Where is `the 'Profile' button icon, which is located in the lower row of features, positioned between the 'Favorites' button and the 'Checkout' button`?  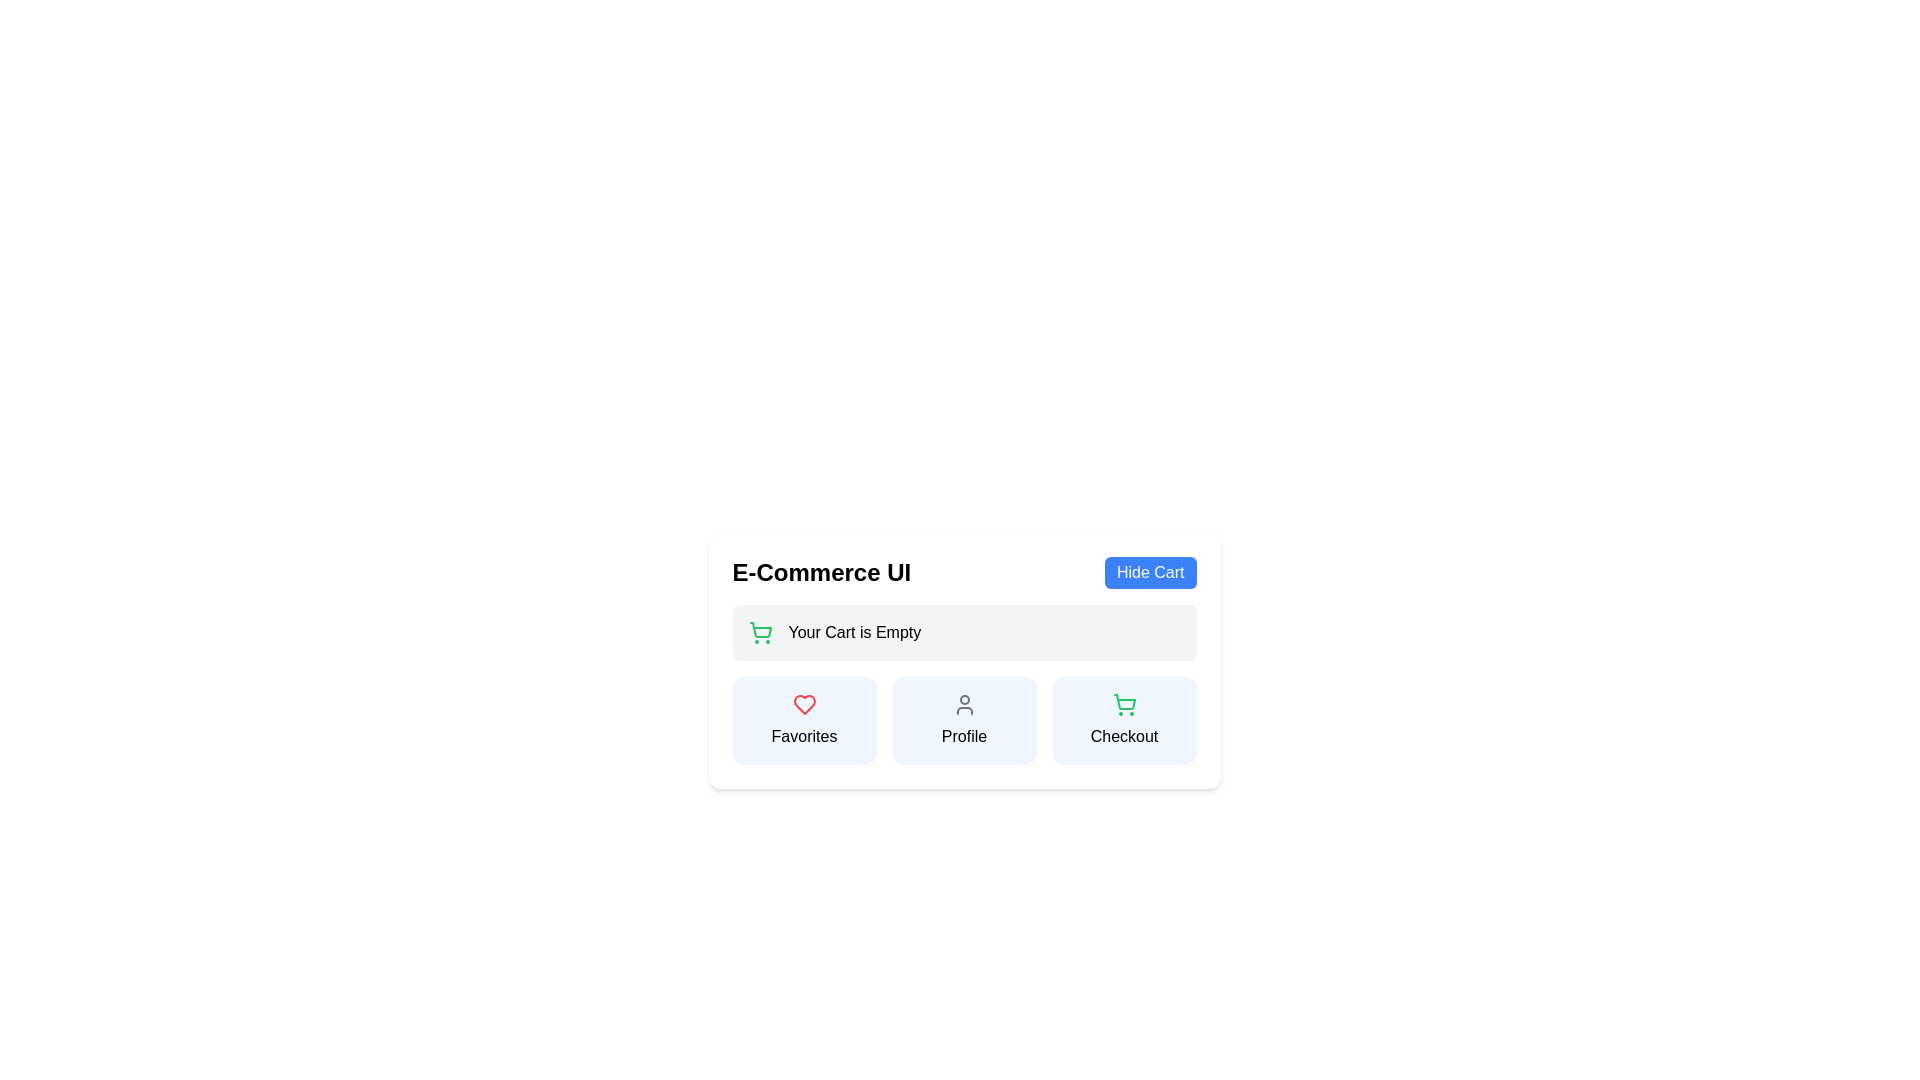
the 'Profile' button icon, which is located in the lower row of features, positioned between the 'Favorites' button and the 'Checkout' button is located at coordinates (964, 704).